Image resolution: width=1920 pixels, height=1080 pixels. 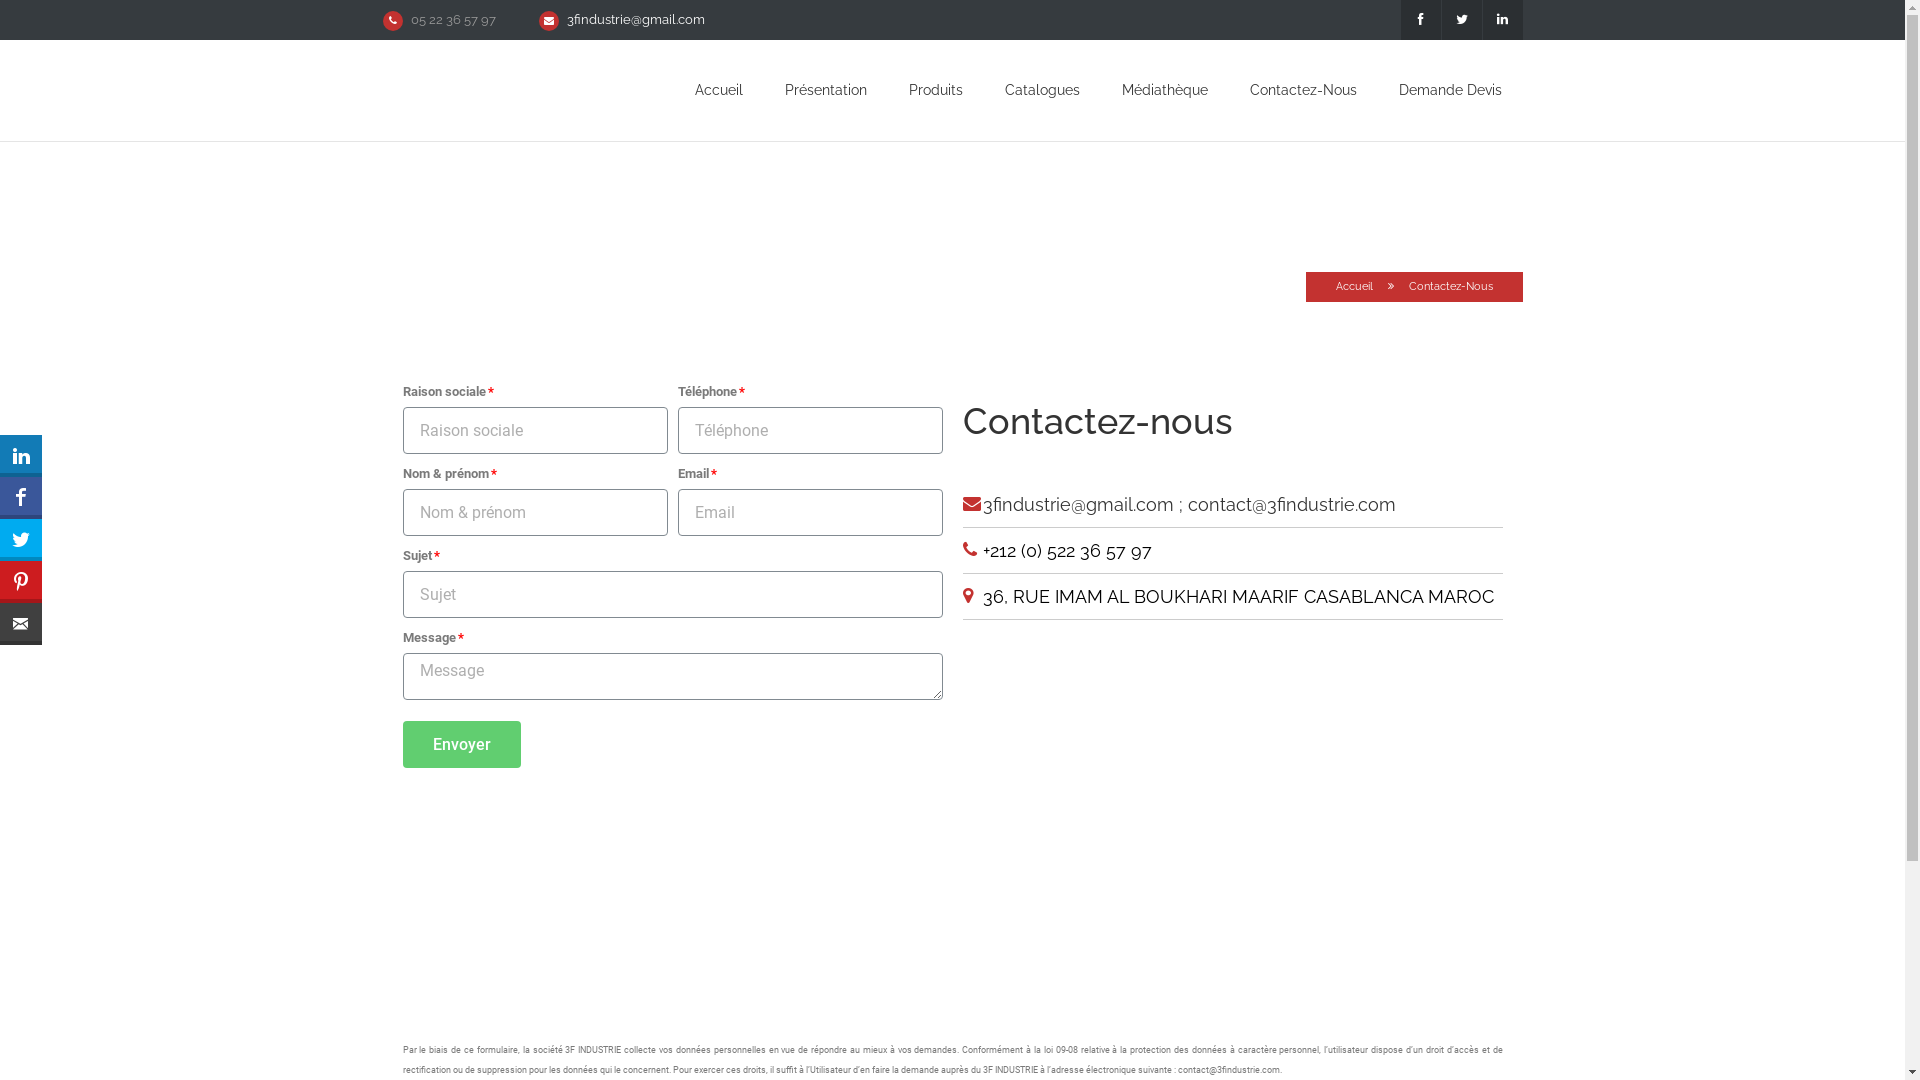 What do you see at coordinates (565, 19) in the screenshot?
I see `'3findustrie@gmail.com'` at bounding box center [565, 19].